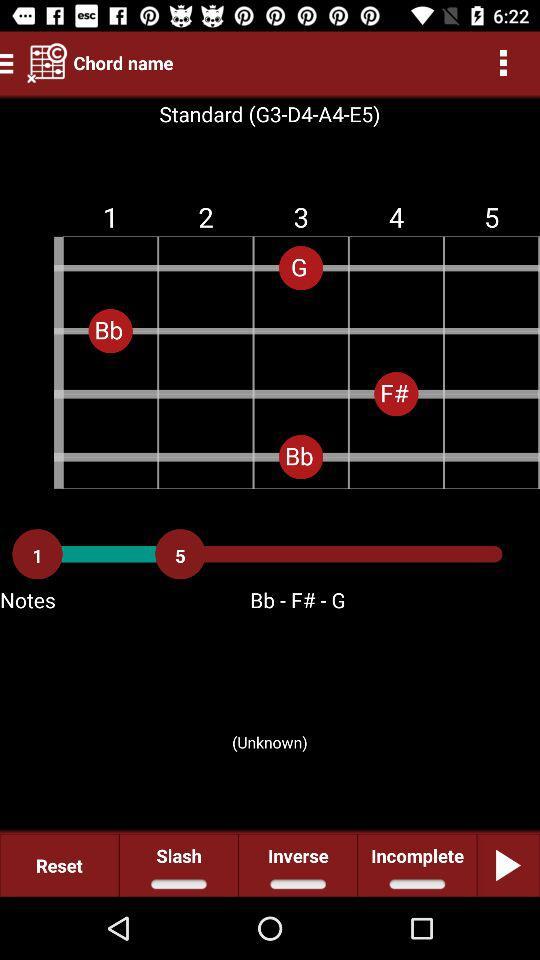  I want to click on the icon next to the reset icon, so click(178, 864).